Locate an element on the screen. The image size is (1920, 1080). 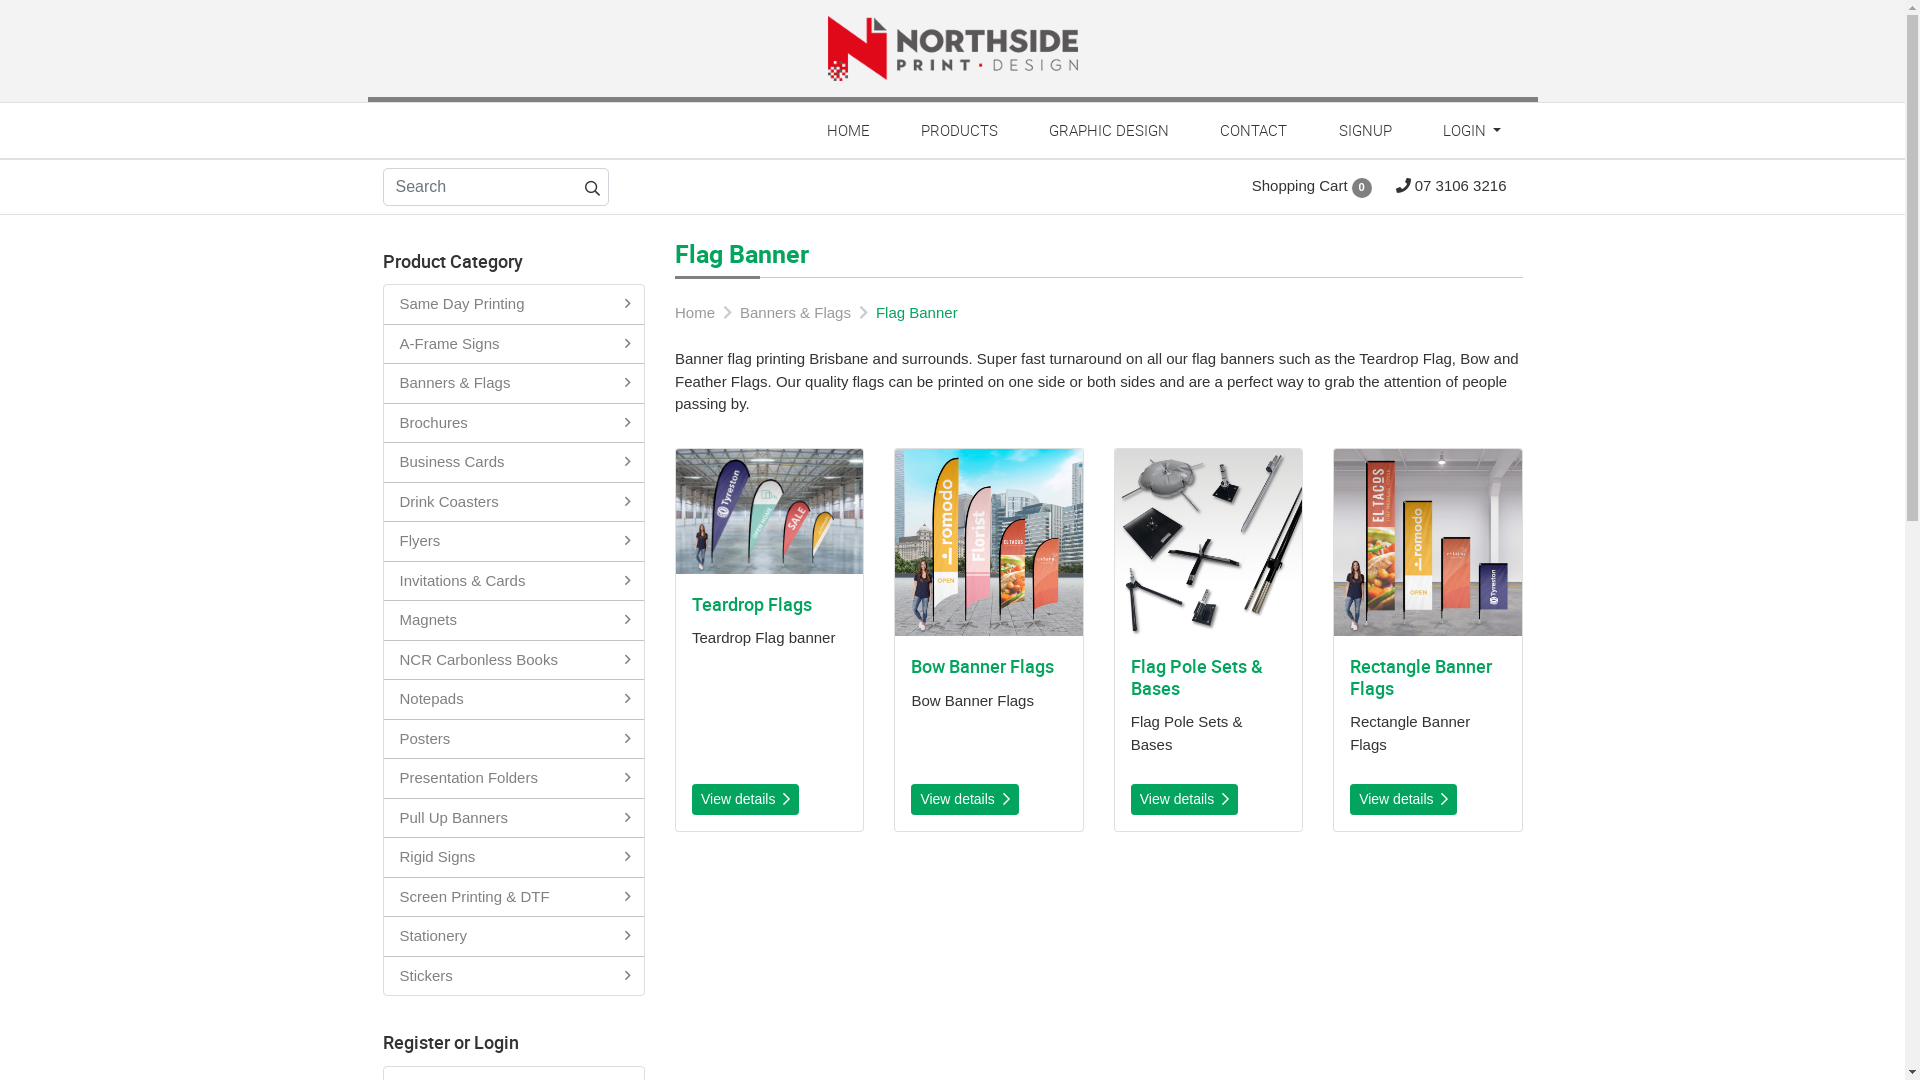
'Business Cards' is located at coordinates (514, 462).